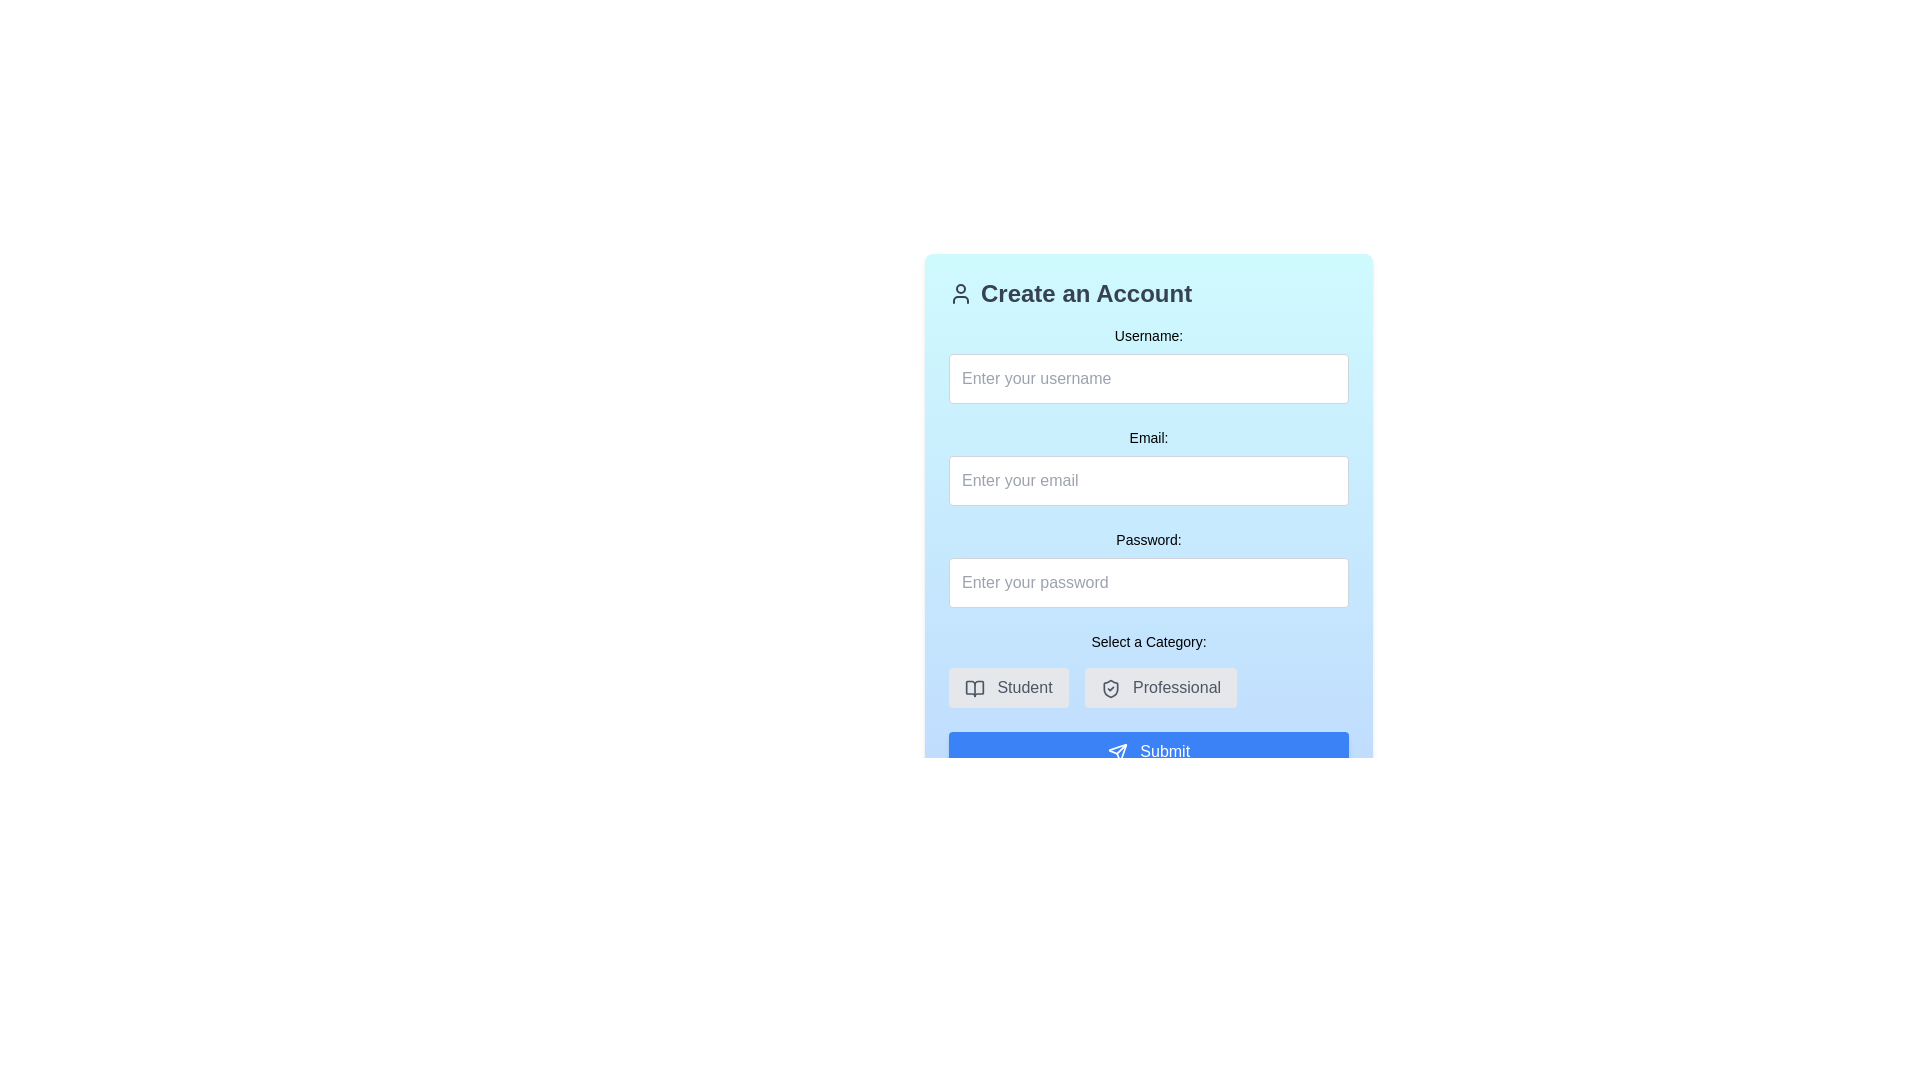  Describe the element at coordinates (1109, 687) in the screenshot. I see `the SVG icon resembling a shield with a checkmark, which is positioned to the left of the 'Professional' label` at that location.